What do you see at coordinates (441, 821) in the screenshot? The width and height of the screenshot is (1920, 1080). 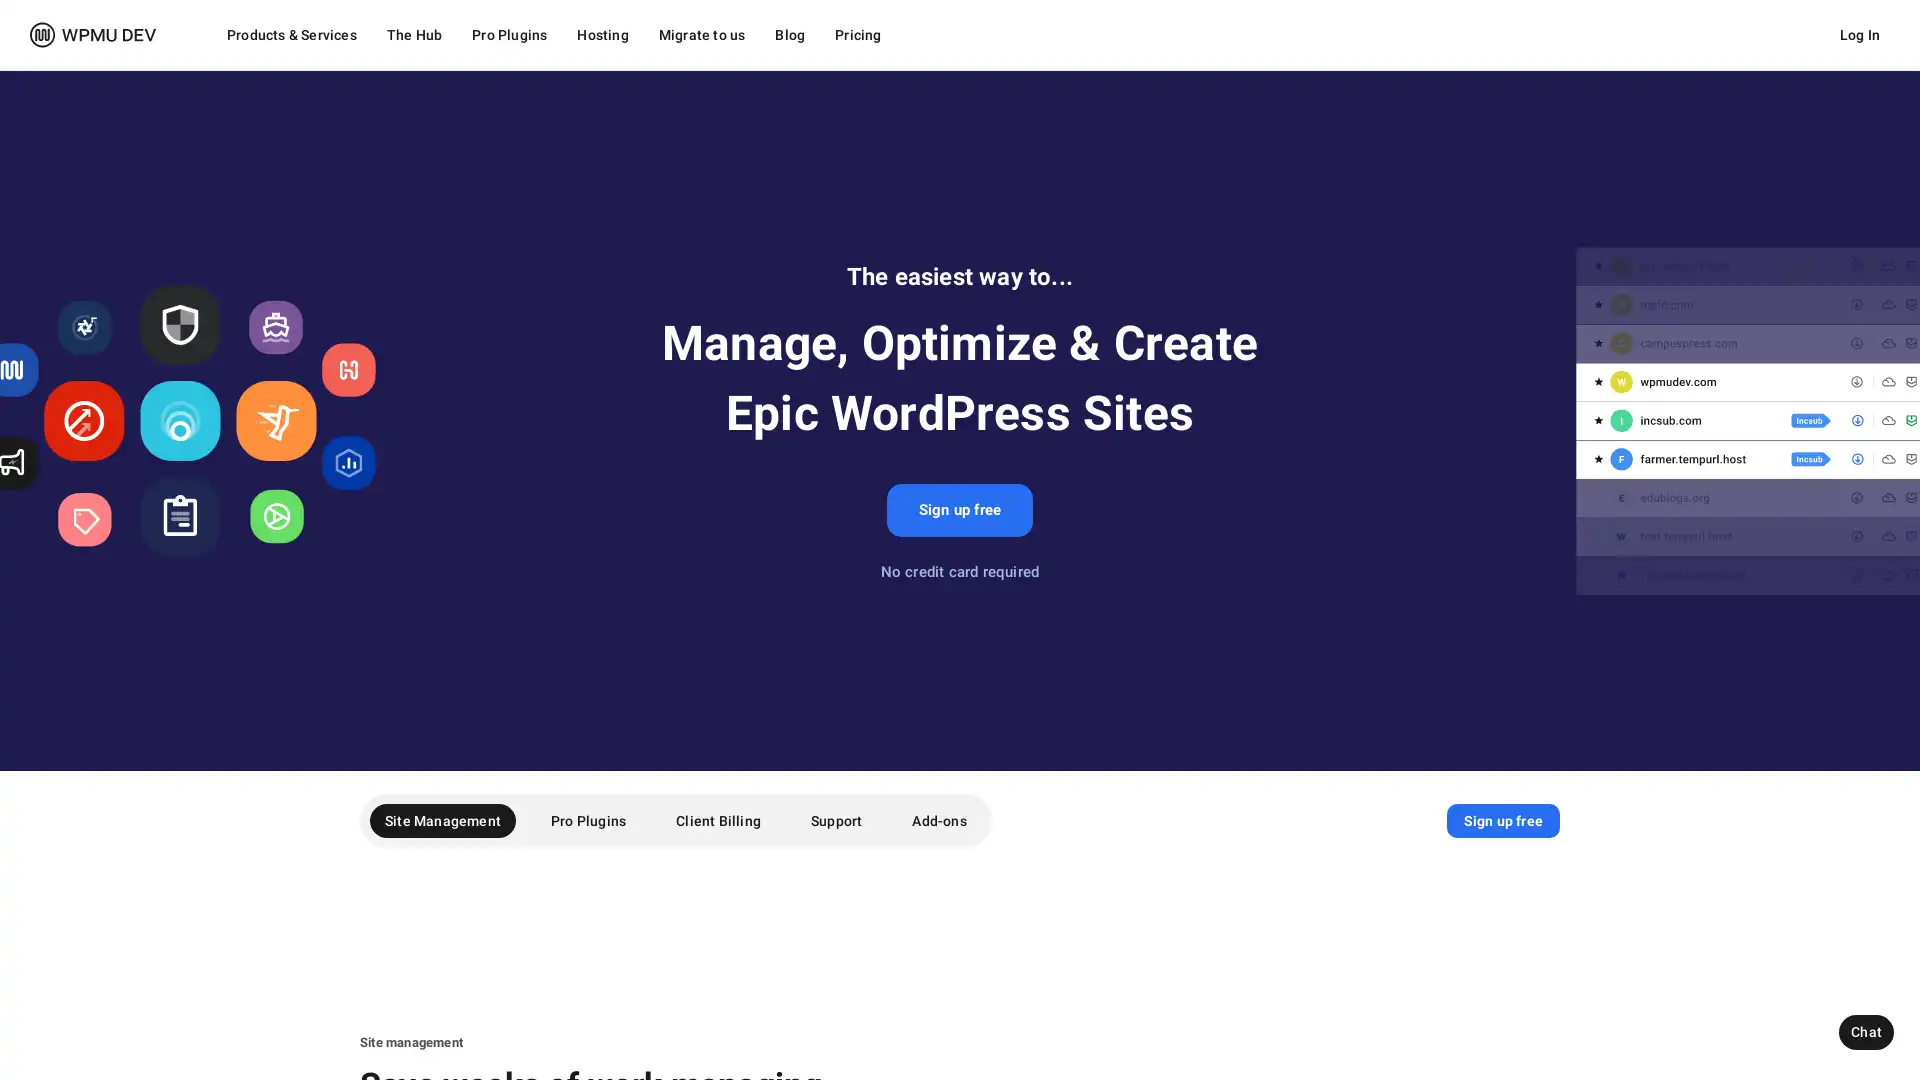 I see `Site Management` at bounding box center [441, 821].